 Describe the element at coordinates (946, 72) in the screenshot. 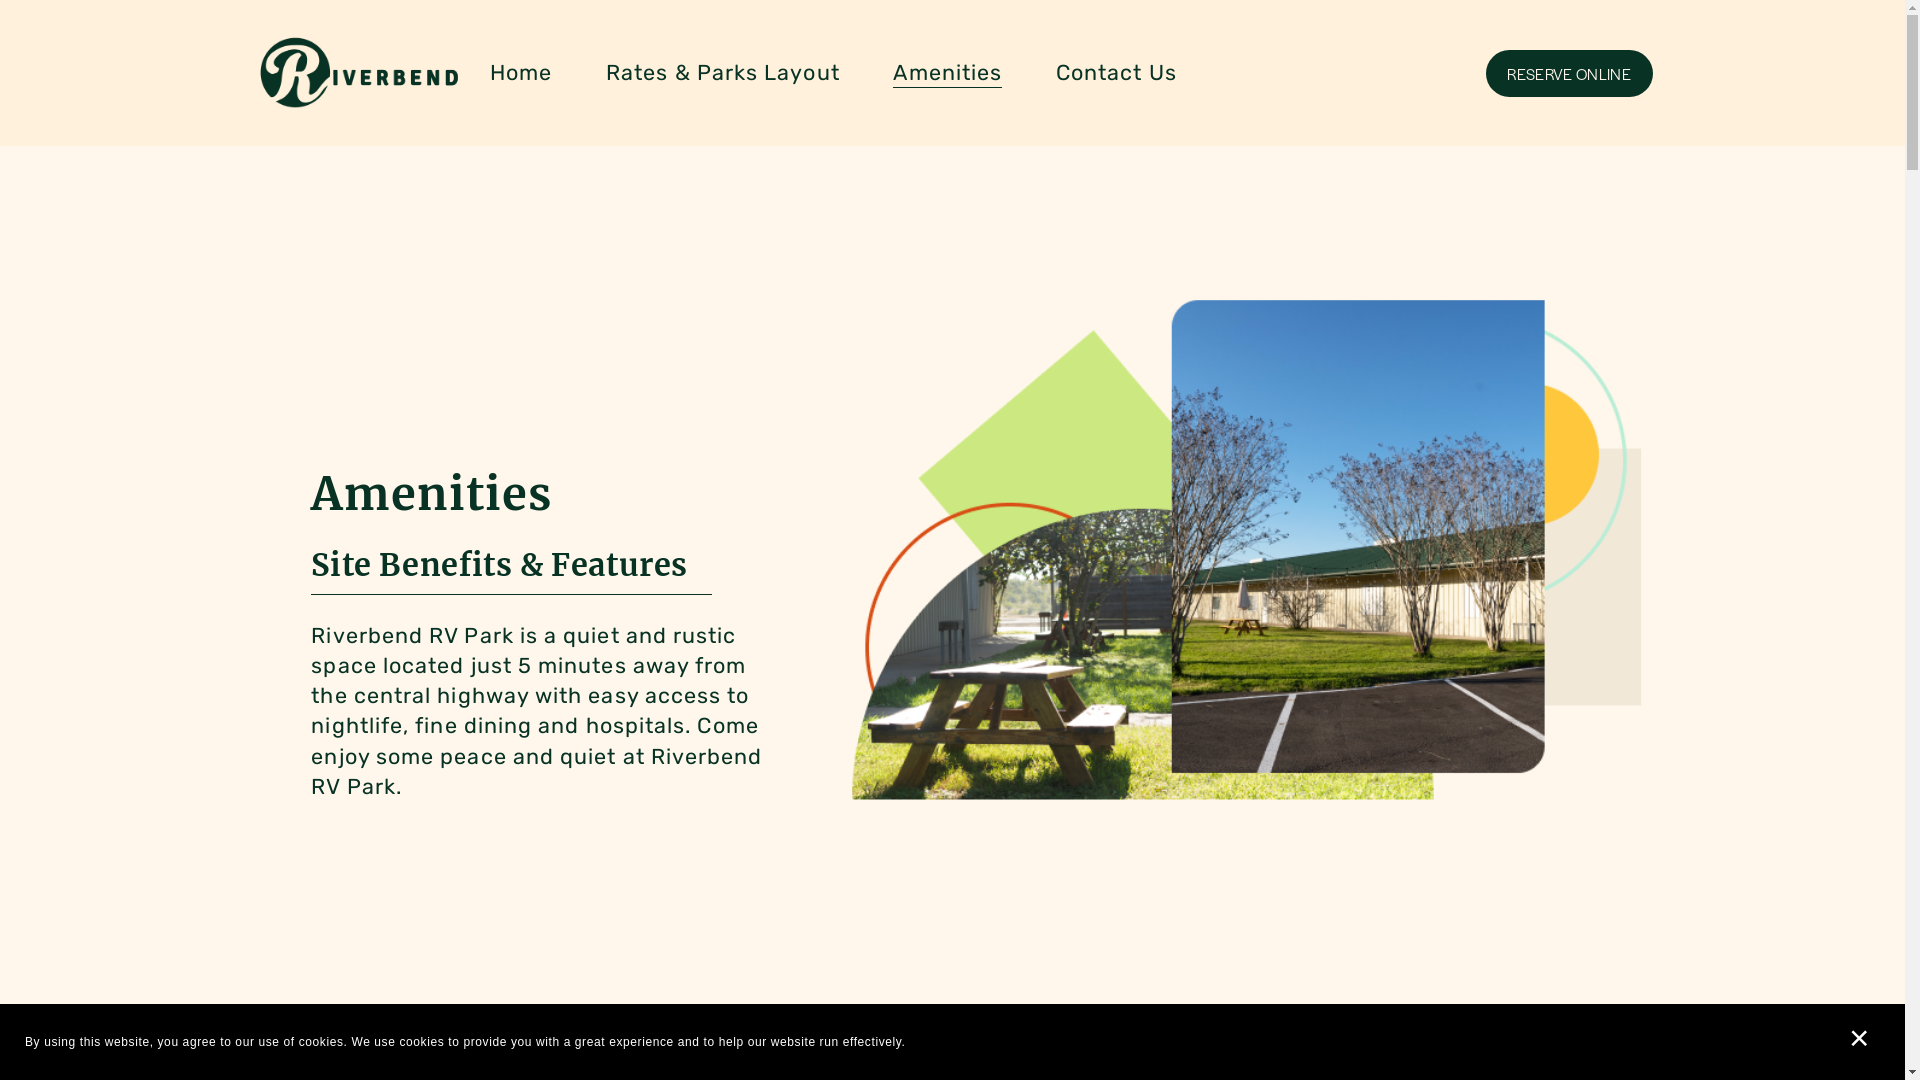

I see `'Amenities'` at that location.